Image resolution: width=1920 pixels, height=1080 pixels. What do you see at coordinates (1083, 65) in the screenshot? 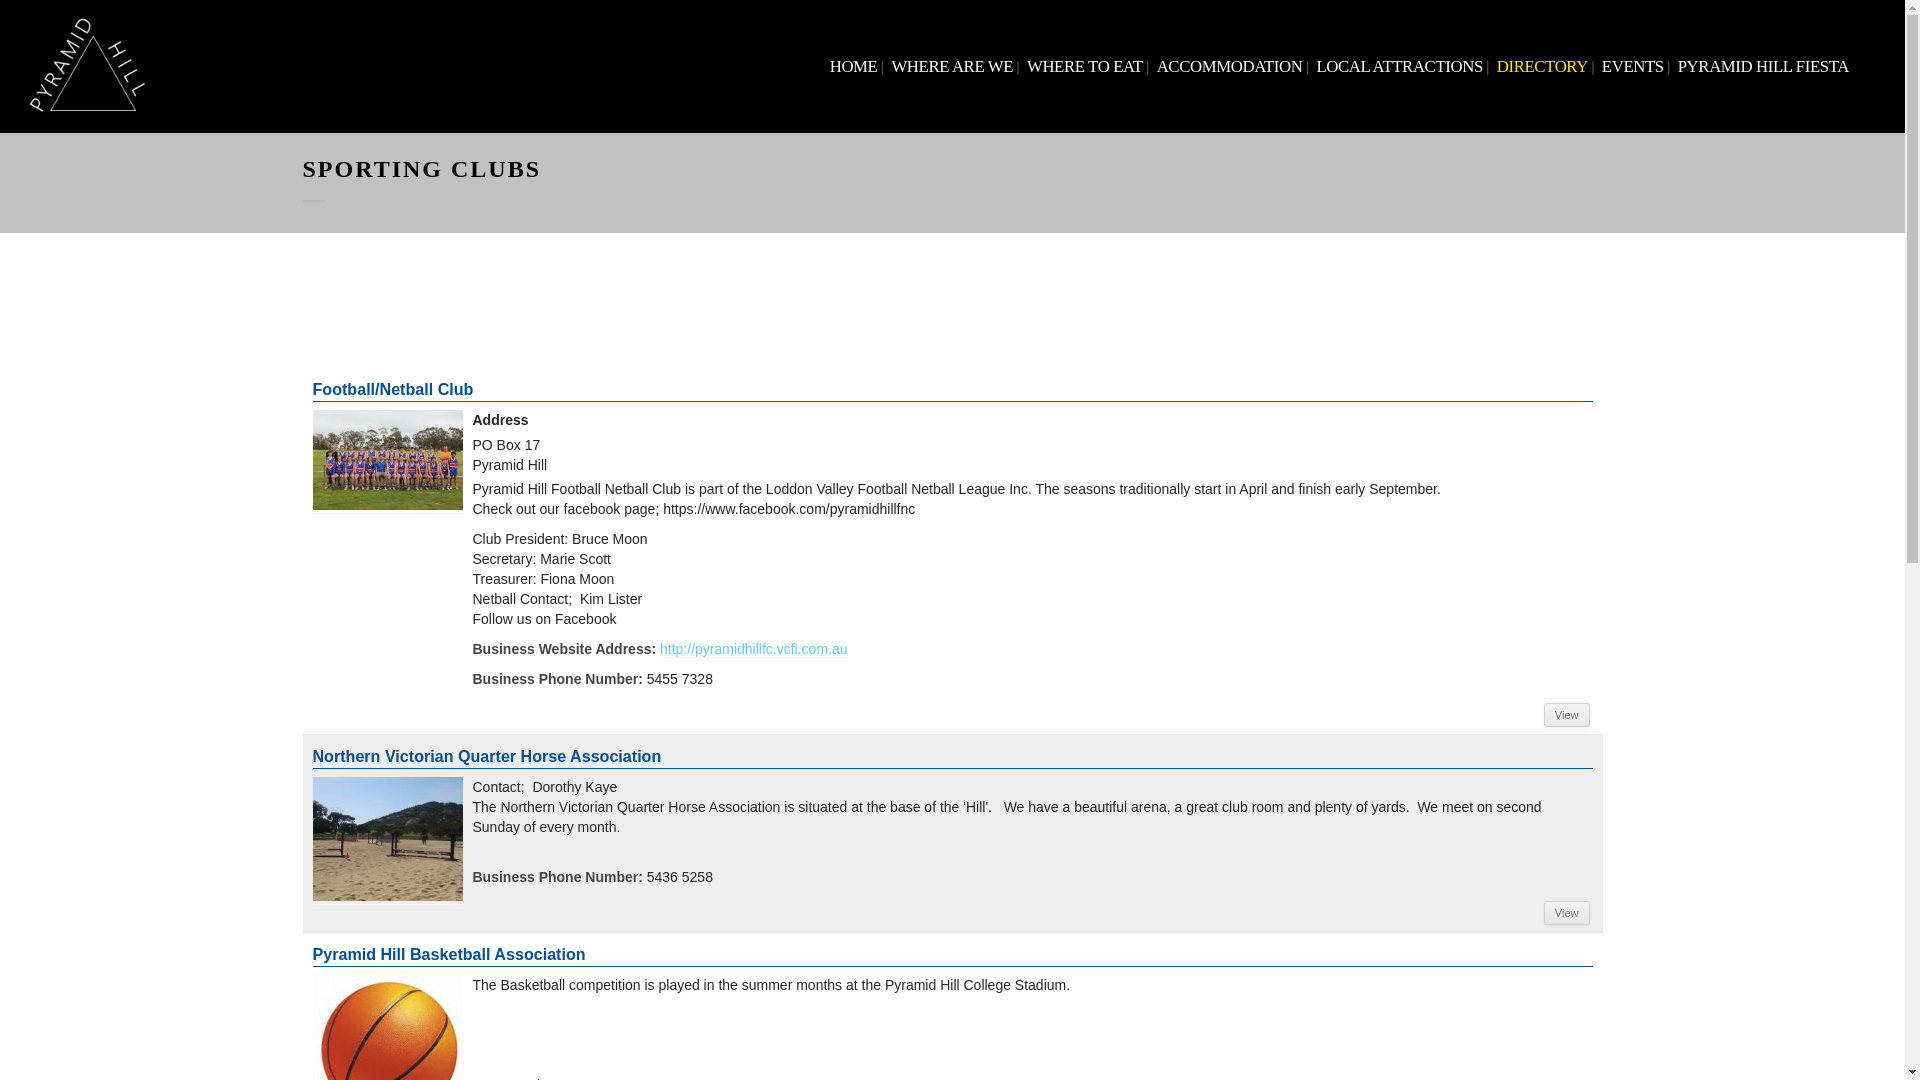
I see `'WHERE TO EAT'` at bounding box center [1083, 65].